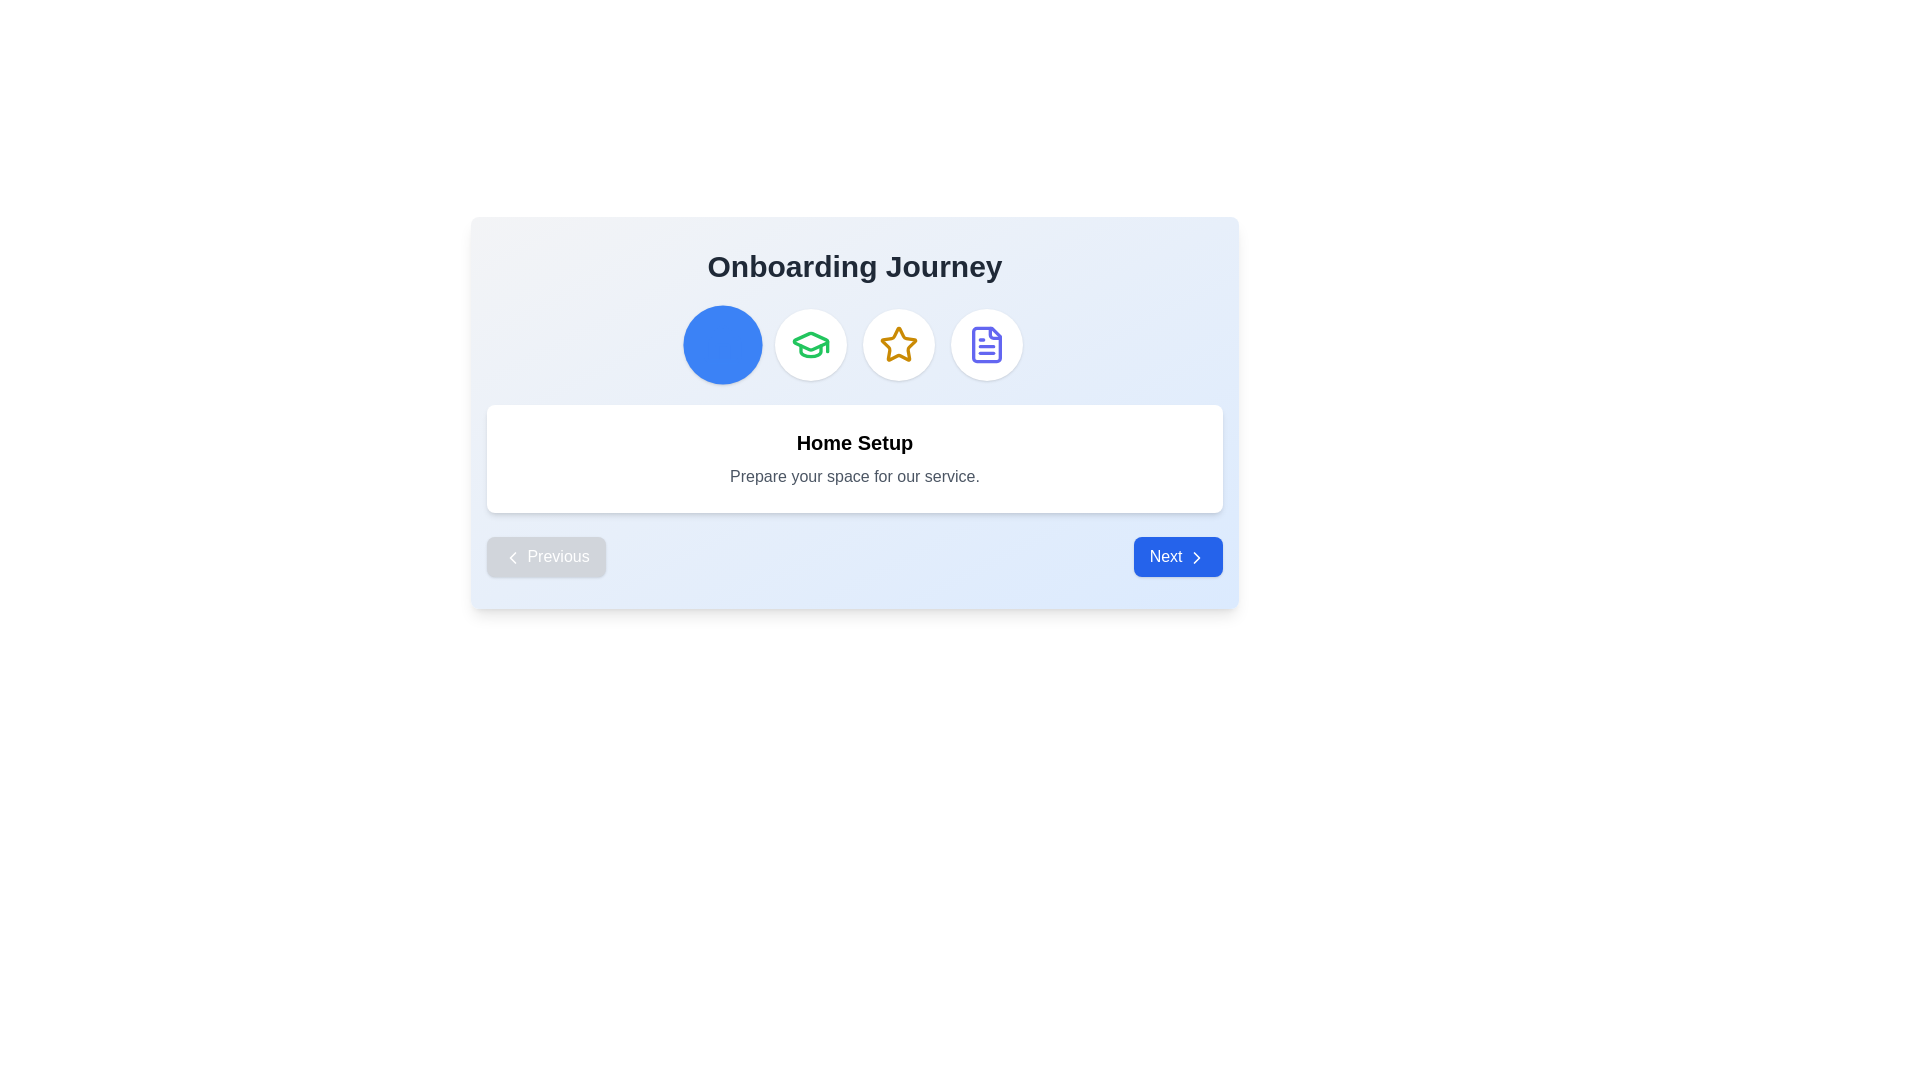 Image resolution: width=1920 pixels, height=1080 pixels. What do you see at coordinates (897, 343) in the screenshot?
I see `the star-shaped icon with a yellow stroke, which is the third circular icon in a row of four, located centrally in the layout` at bounding box center [897, 343].